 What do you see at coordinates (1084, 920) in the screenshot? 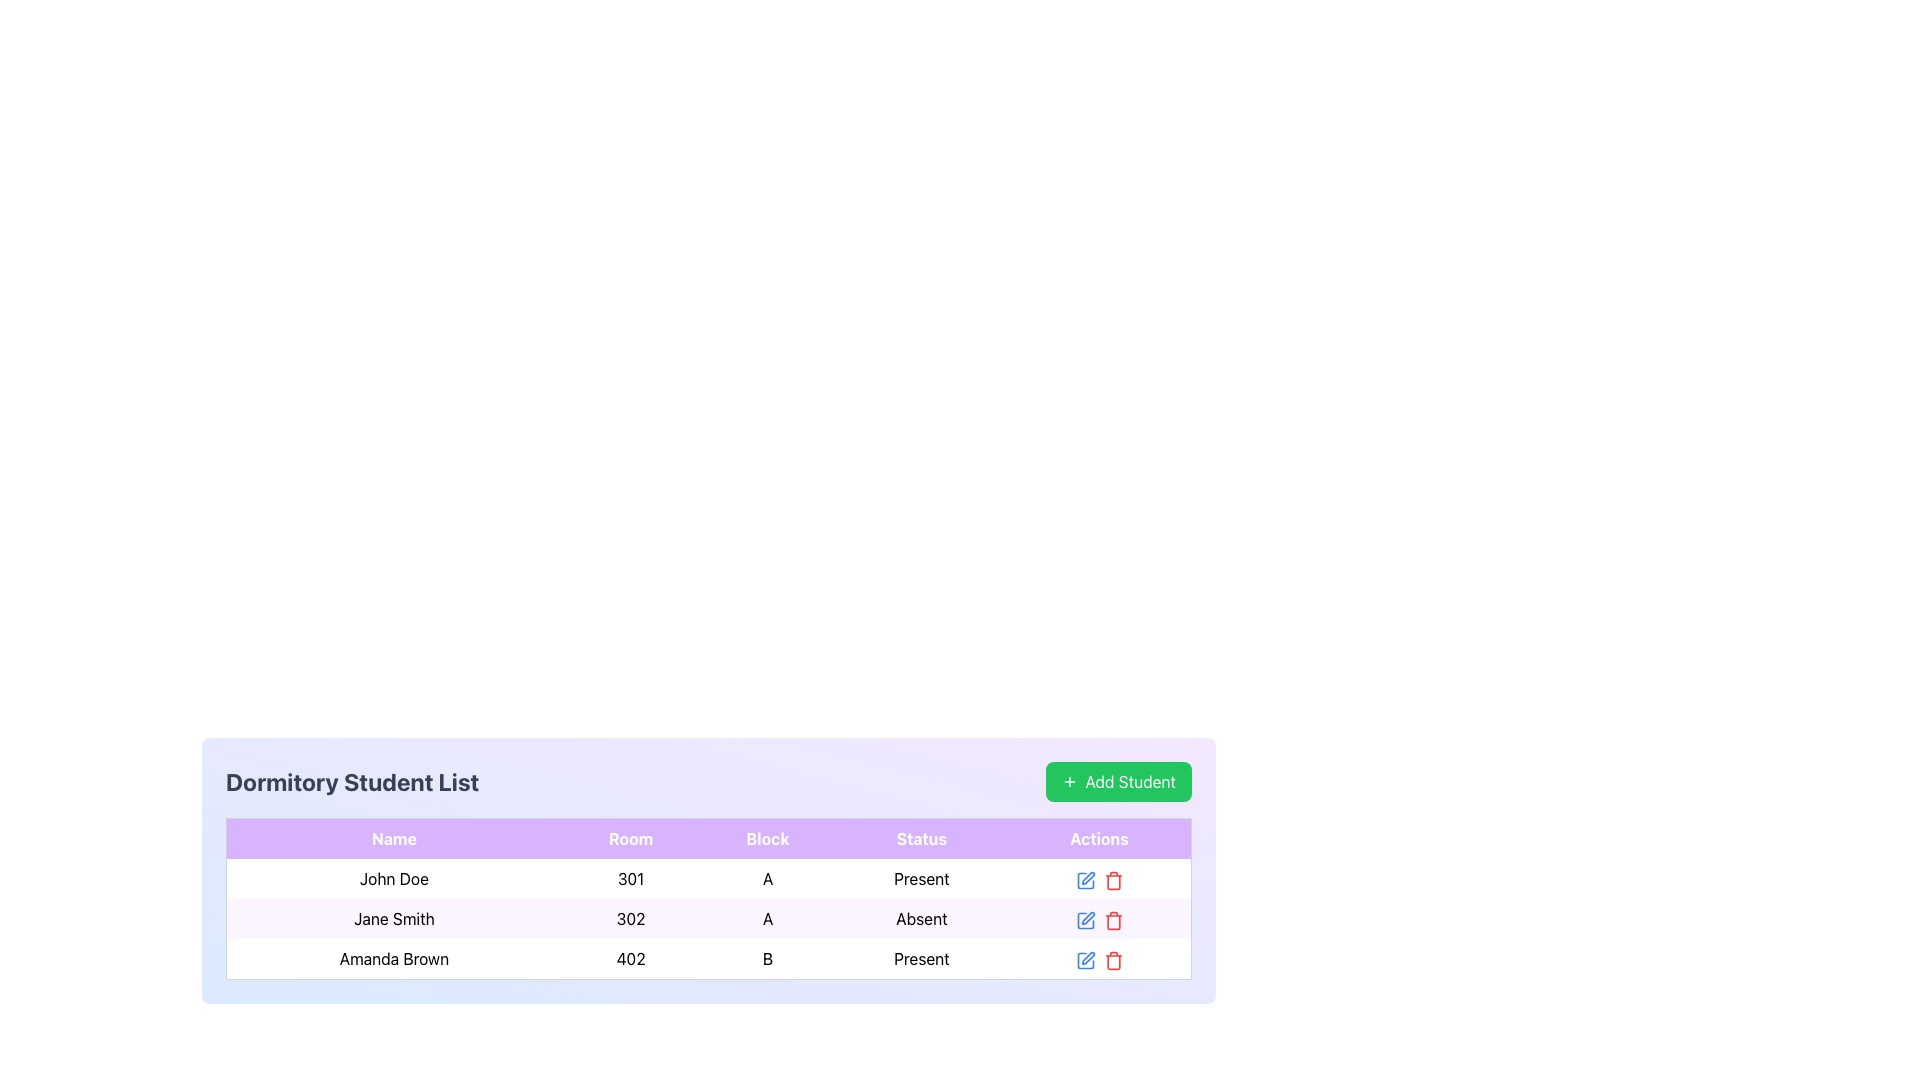
I see `the edit icon button for 'Jane Smith'` at bounding box center [1084, 920].